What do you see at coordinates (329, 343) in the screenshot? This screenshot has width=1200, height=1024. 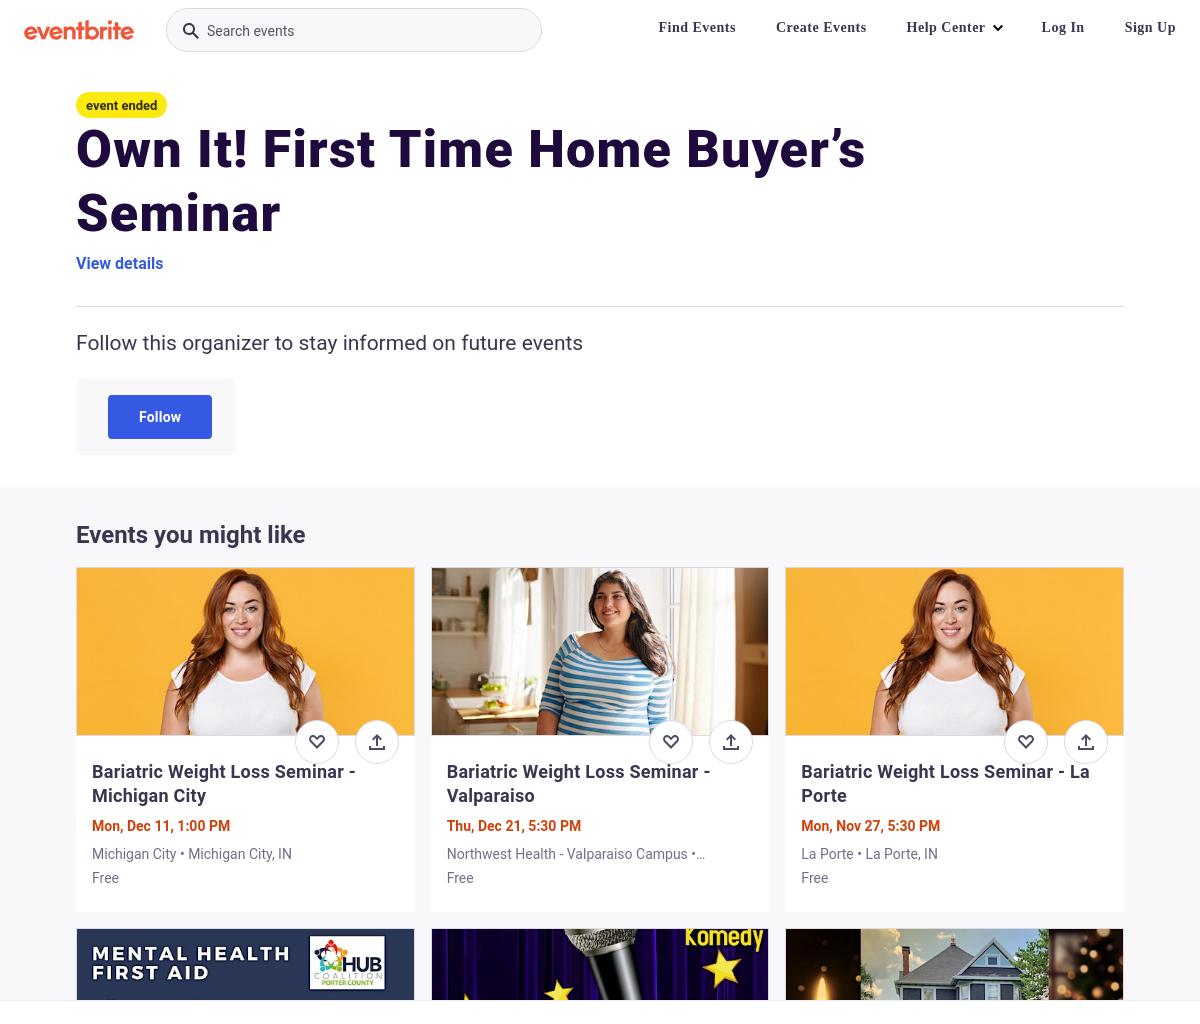 I see `'Follow this organizer to stay informed on future events'` at bounding box center [329, 343].